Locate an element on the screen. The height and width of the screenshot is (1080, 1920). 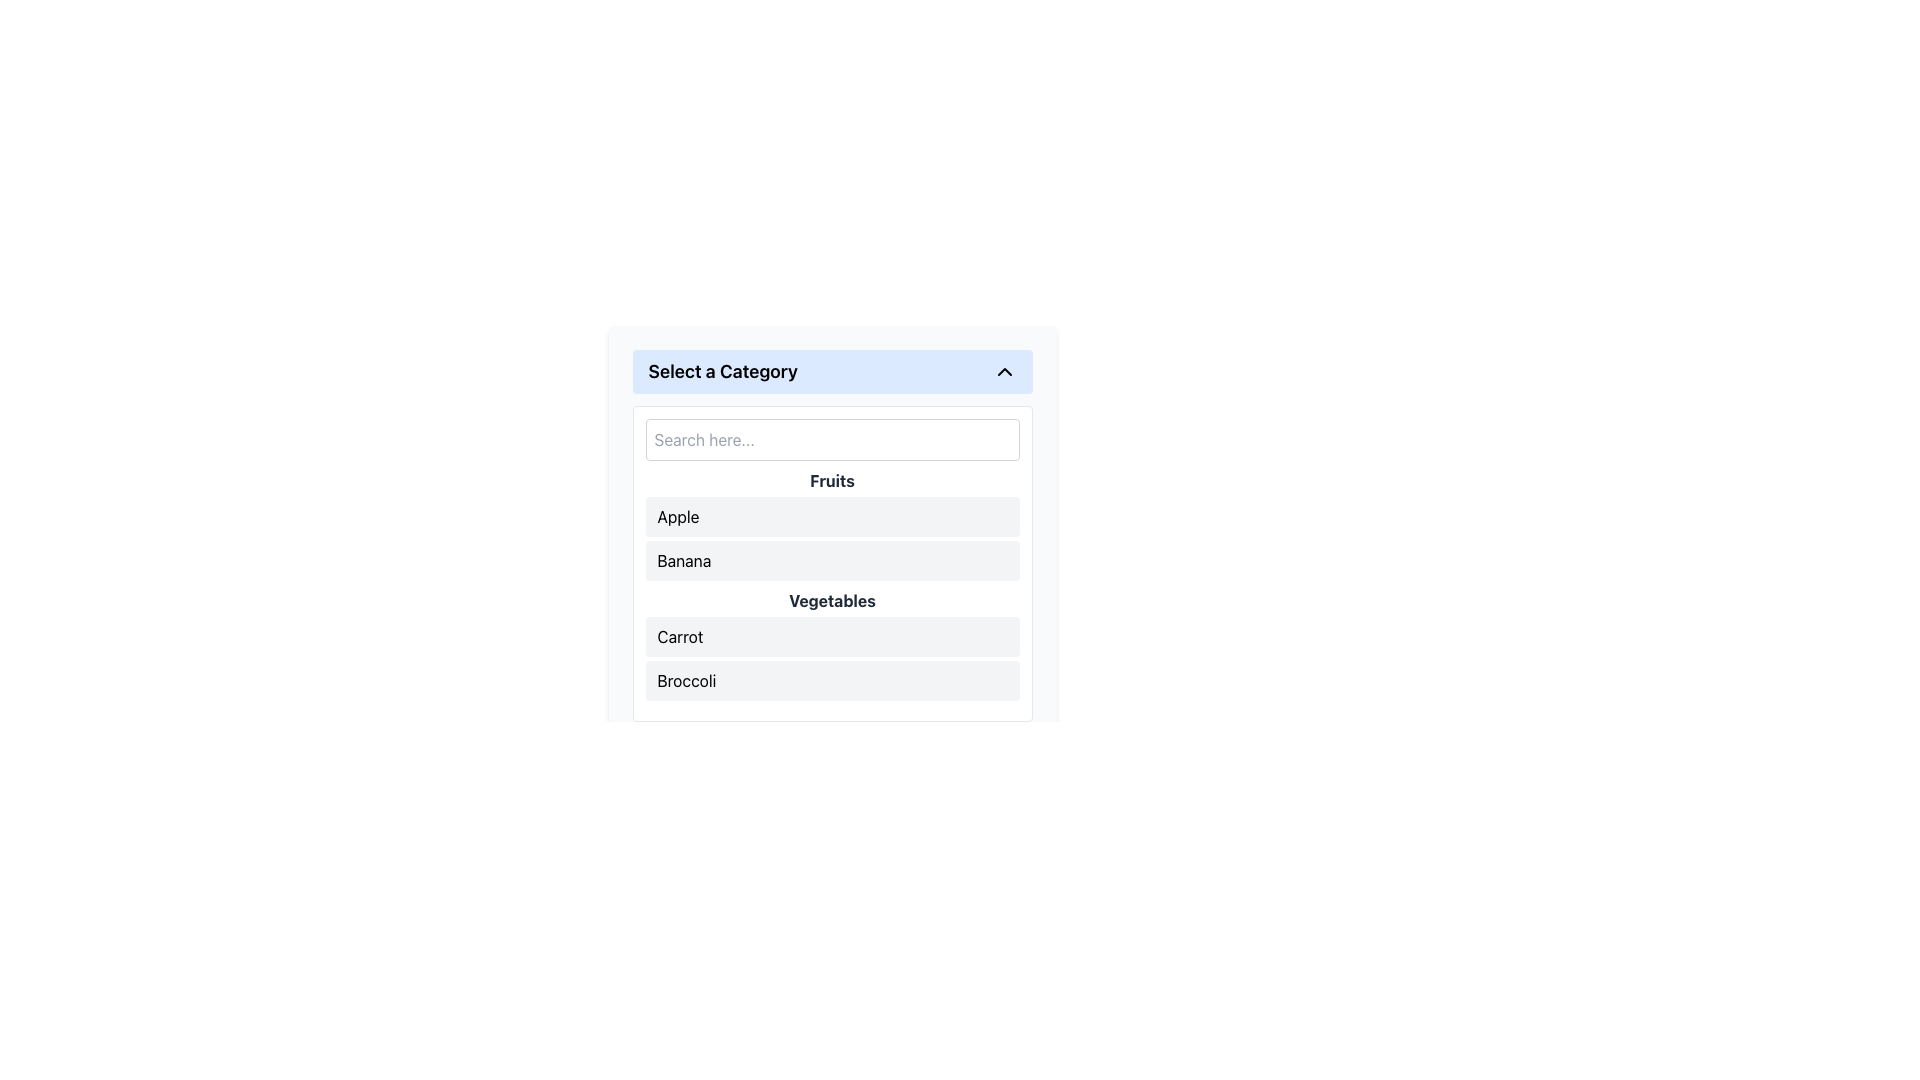
text of the label displaying 'Carrot', which is the first entry in the 'Vegetables' section of the vertical list under 'Select a Category' is located at coordinates (680, 636).